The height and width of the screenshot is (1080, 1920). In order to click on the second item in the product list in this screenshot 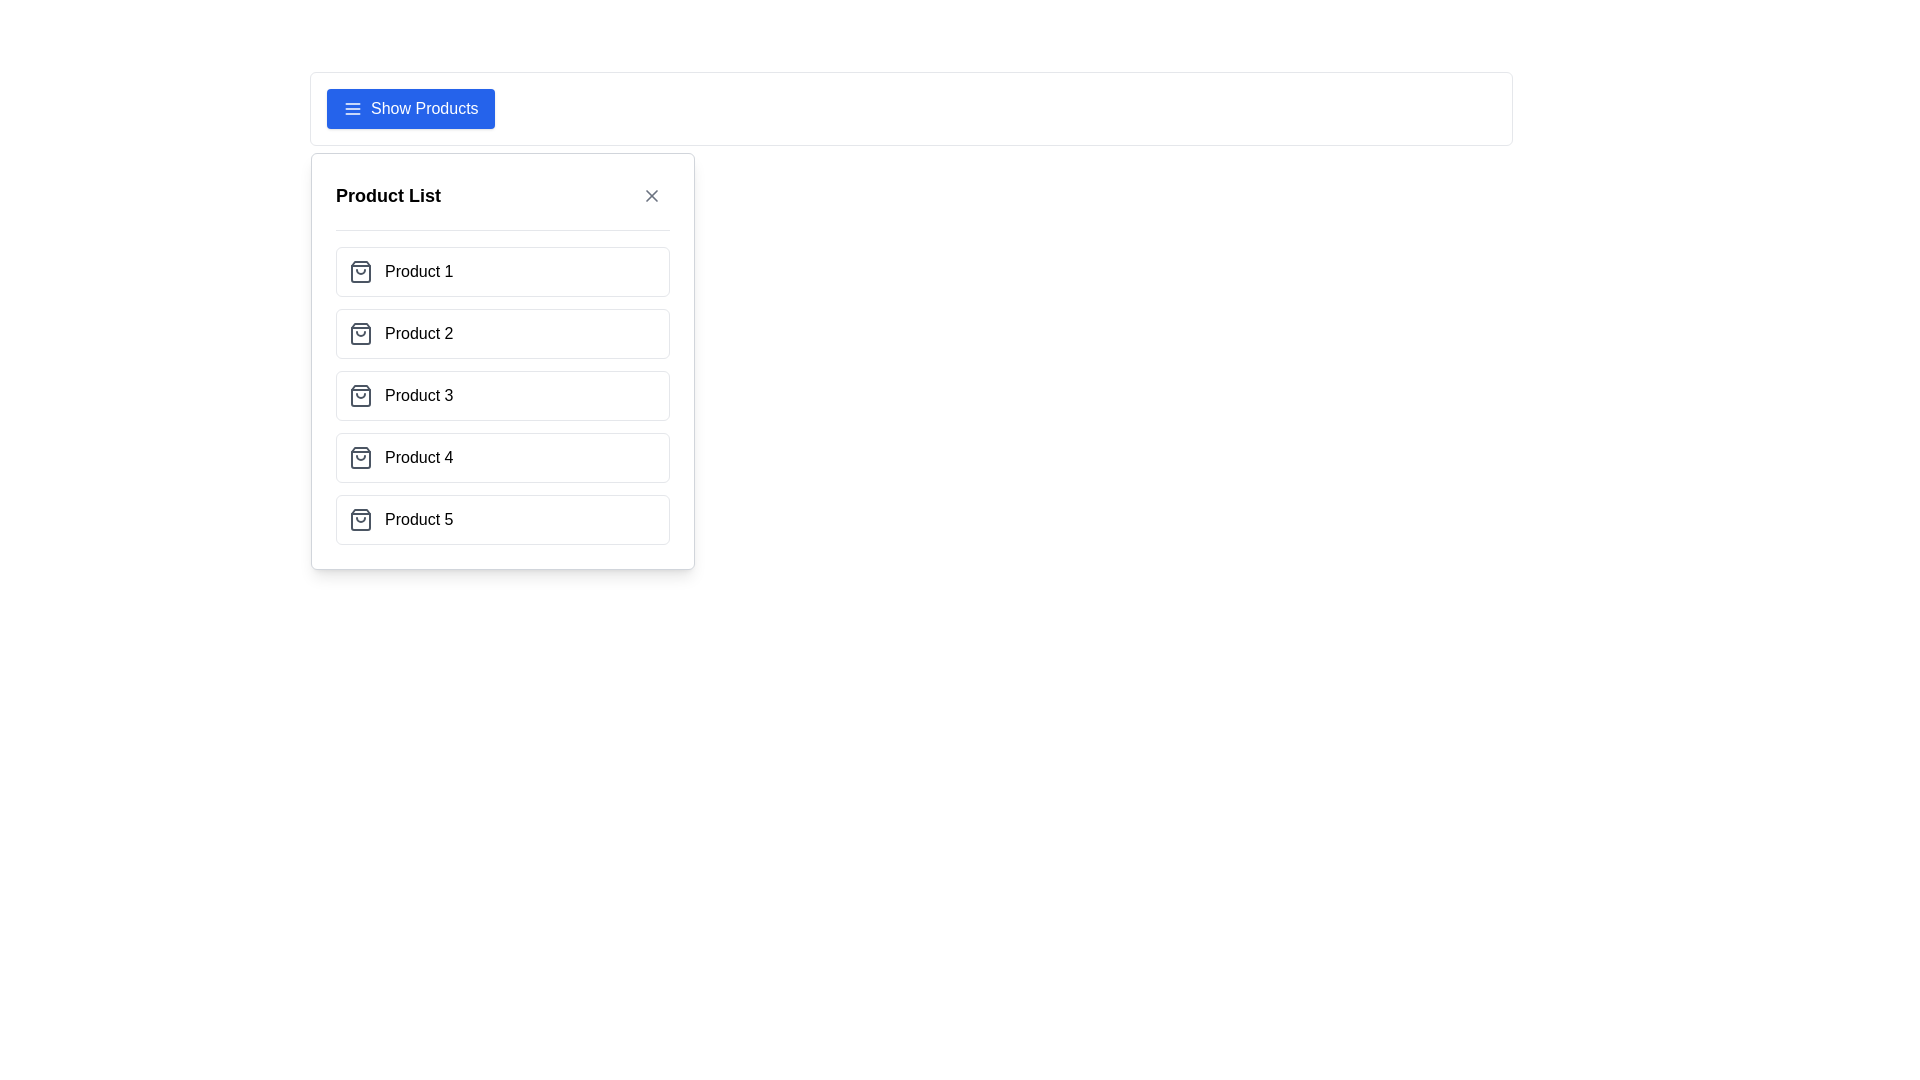, I will do `click(503, 333)`.